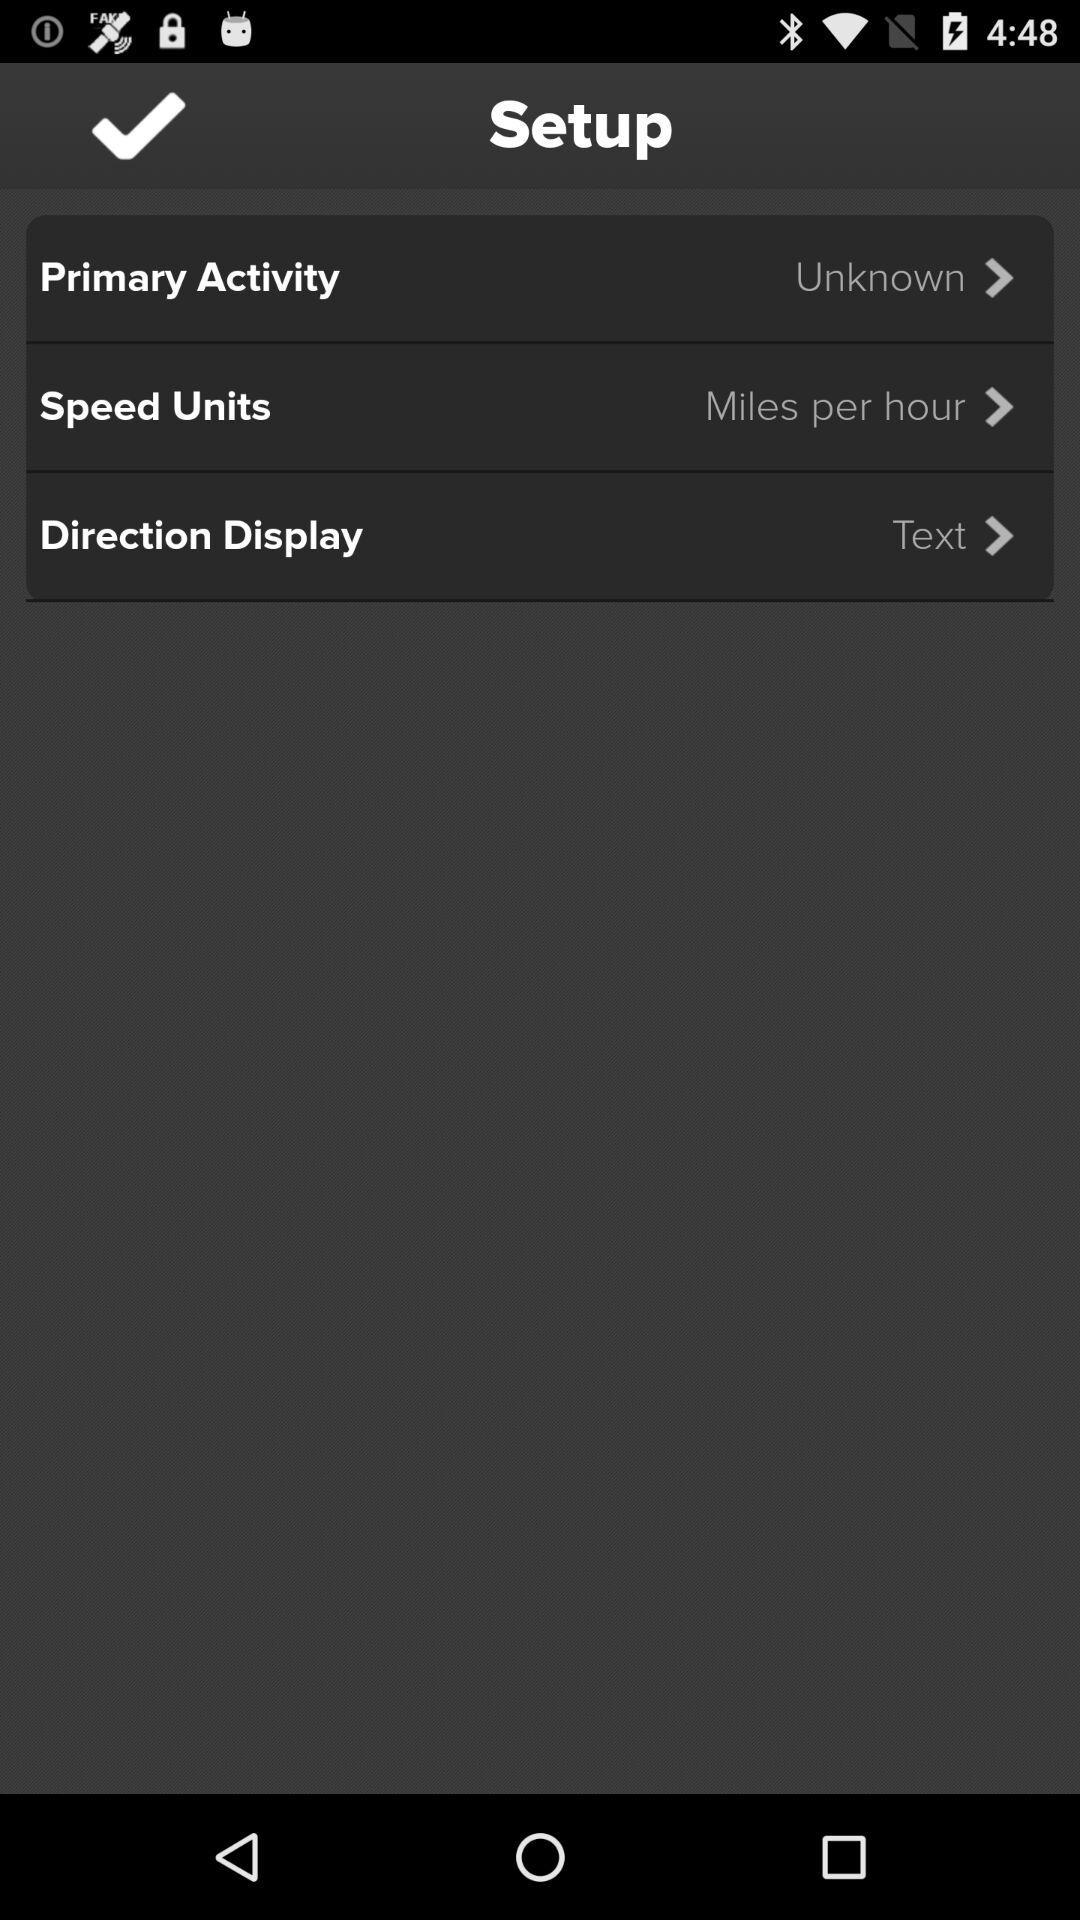 This screenshot has height=1920, width=1080. What do you see at coordinates (137, 124) in the screenshot?
I see `icon to the left of setup` at bounding box center [137, 124].